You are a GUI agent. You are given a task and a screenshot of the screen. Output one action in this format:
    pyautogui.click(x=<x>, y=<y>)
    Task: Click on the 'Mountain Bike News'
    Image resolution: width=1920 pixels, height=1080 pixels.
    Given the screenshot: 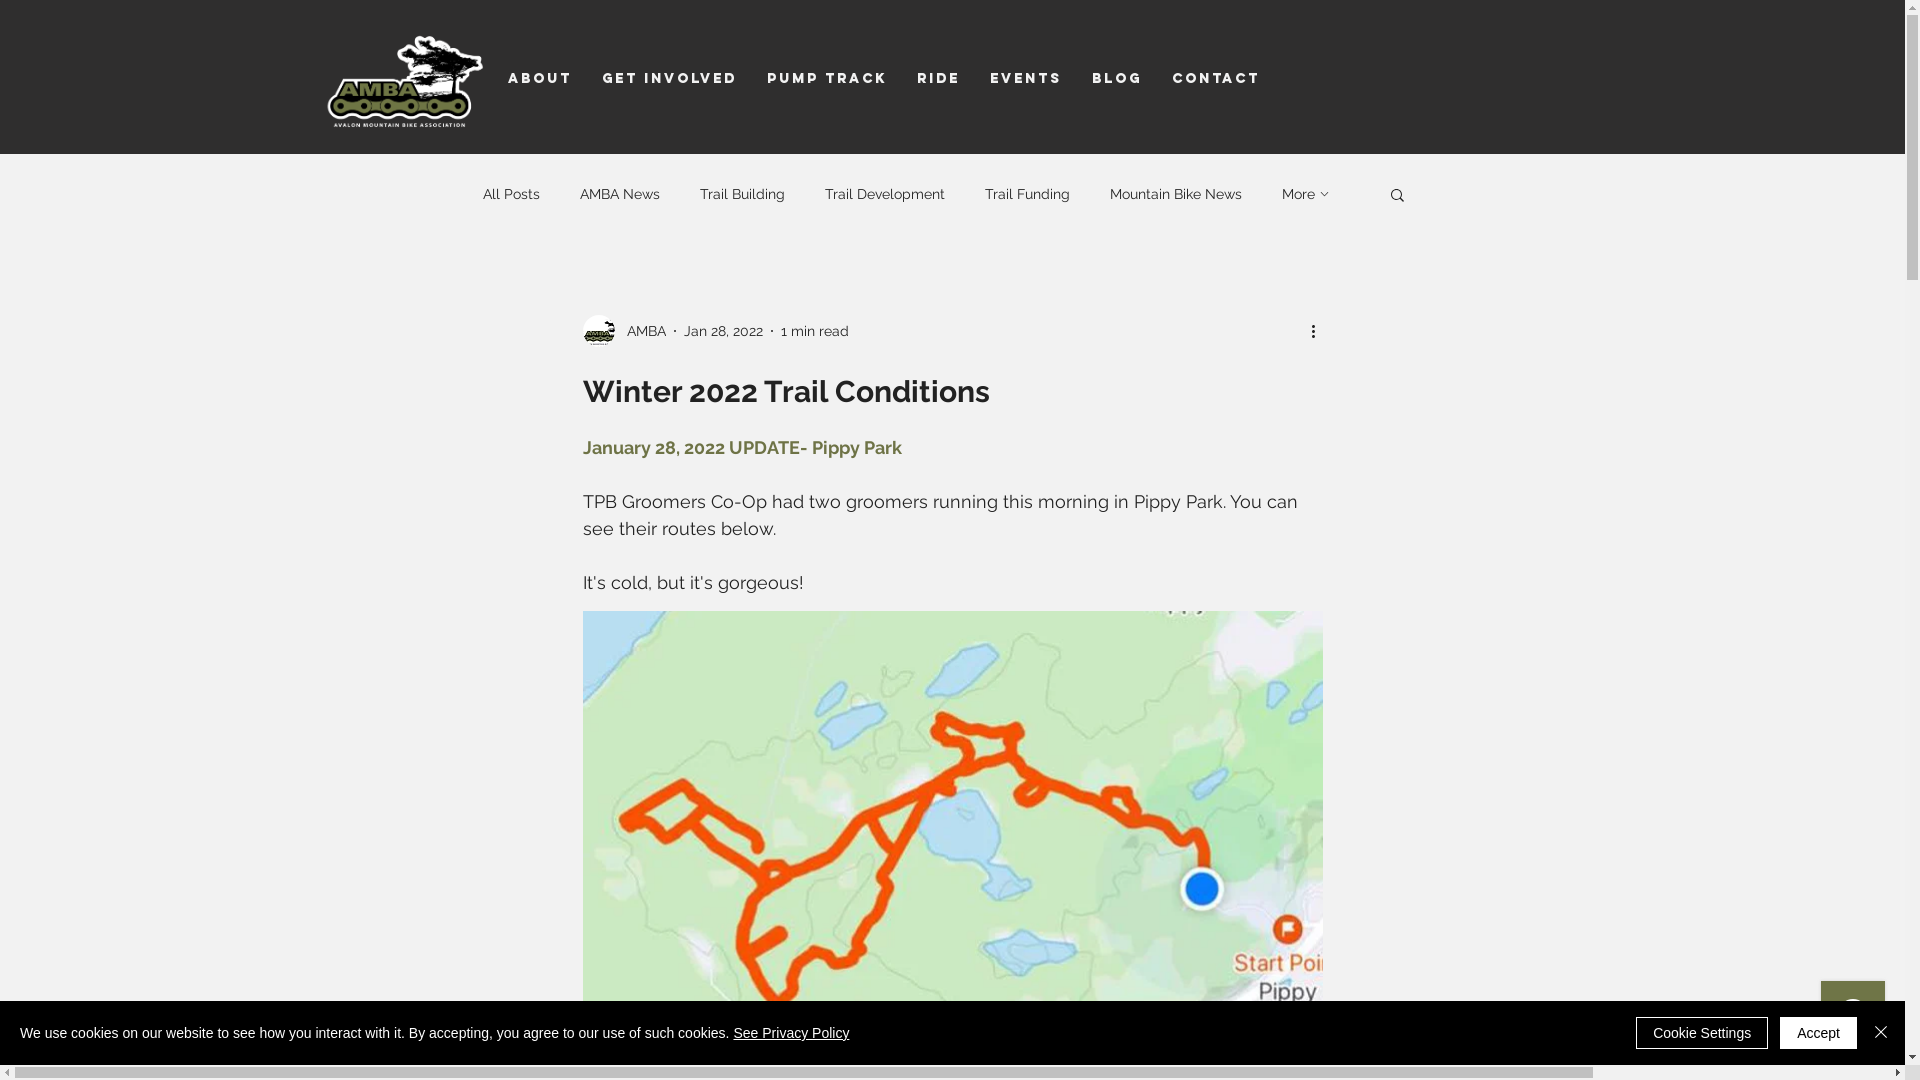 What is the action you would take?
    pyautogui.click(x=1176, y=193)
    